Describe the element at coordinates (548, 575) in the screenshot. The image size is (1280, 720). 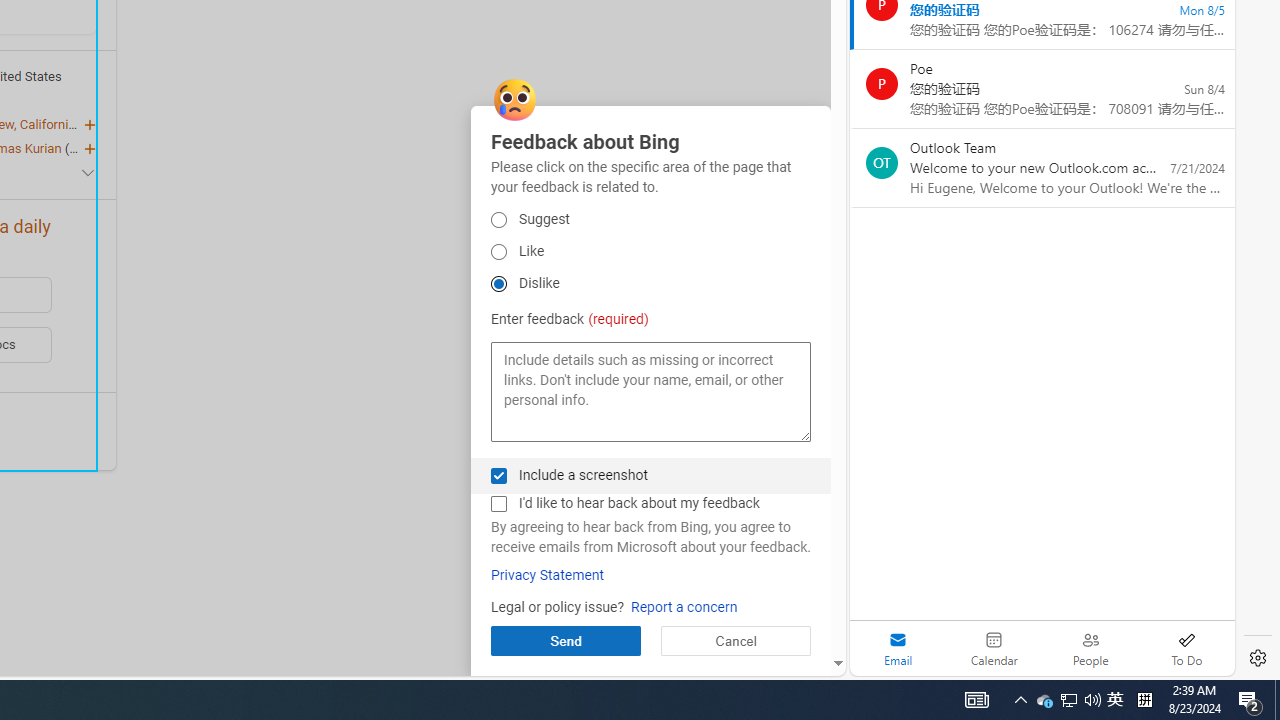
I see `'Privacy Statement'` at that location.